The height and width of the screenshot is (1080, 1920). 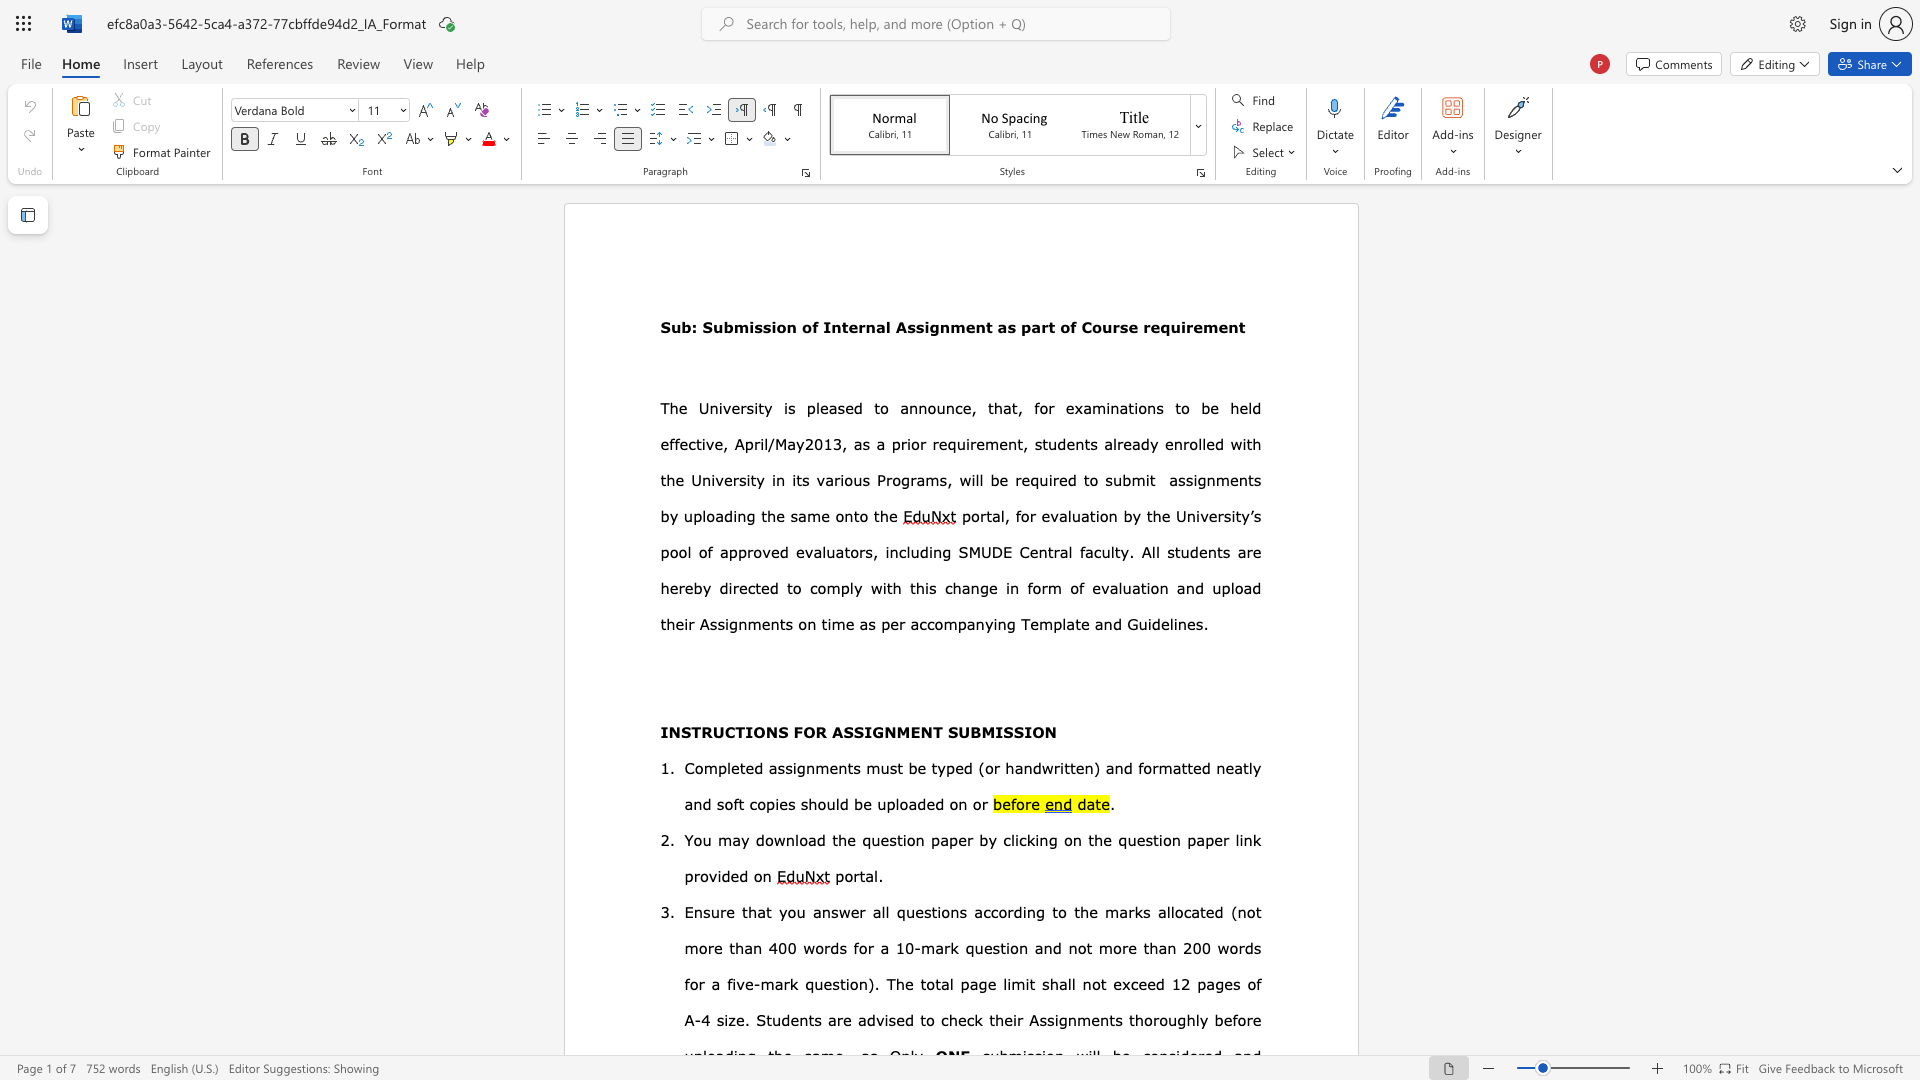 What do you see at coordinates (806, 515) in the screenshot?
I see `the subset text "me onto th" within the text "by uploading the same onto the"` at bounding box center [806, 515].